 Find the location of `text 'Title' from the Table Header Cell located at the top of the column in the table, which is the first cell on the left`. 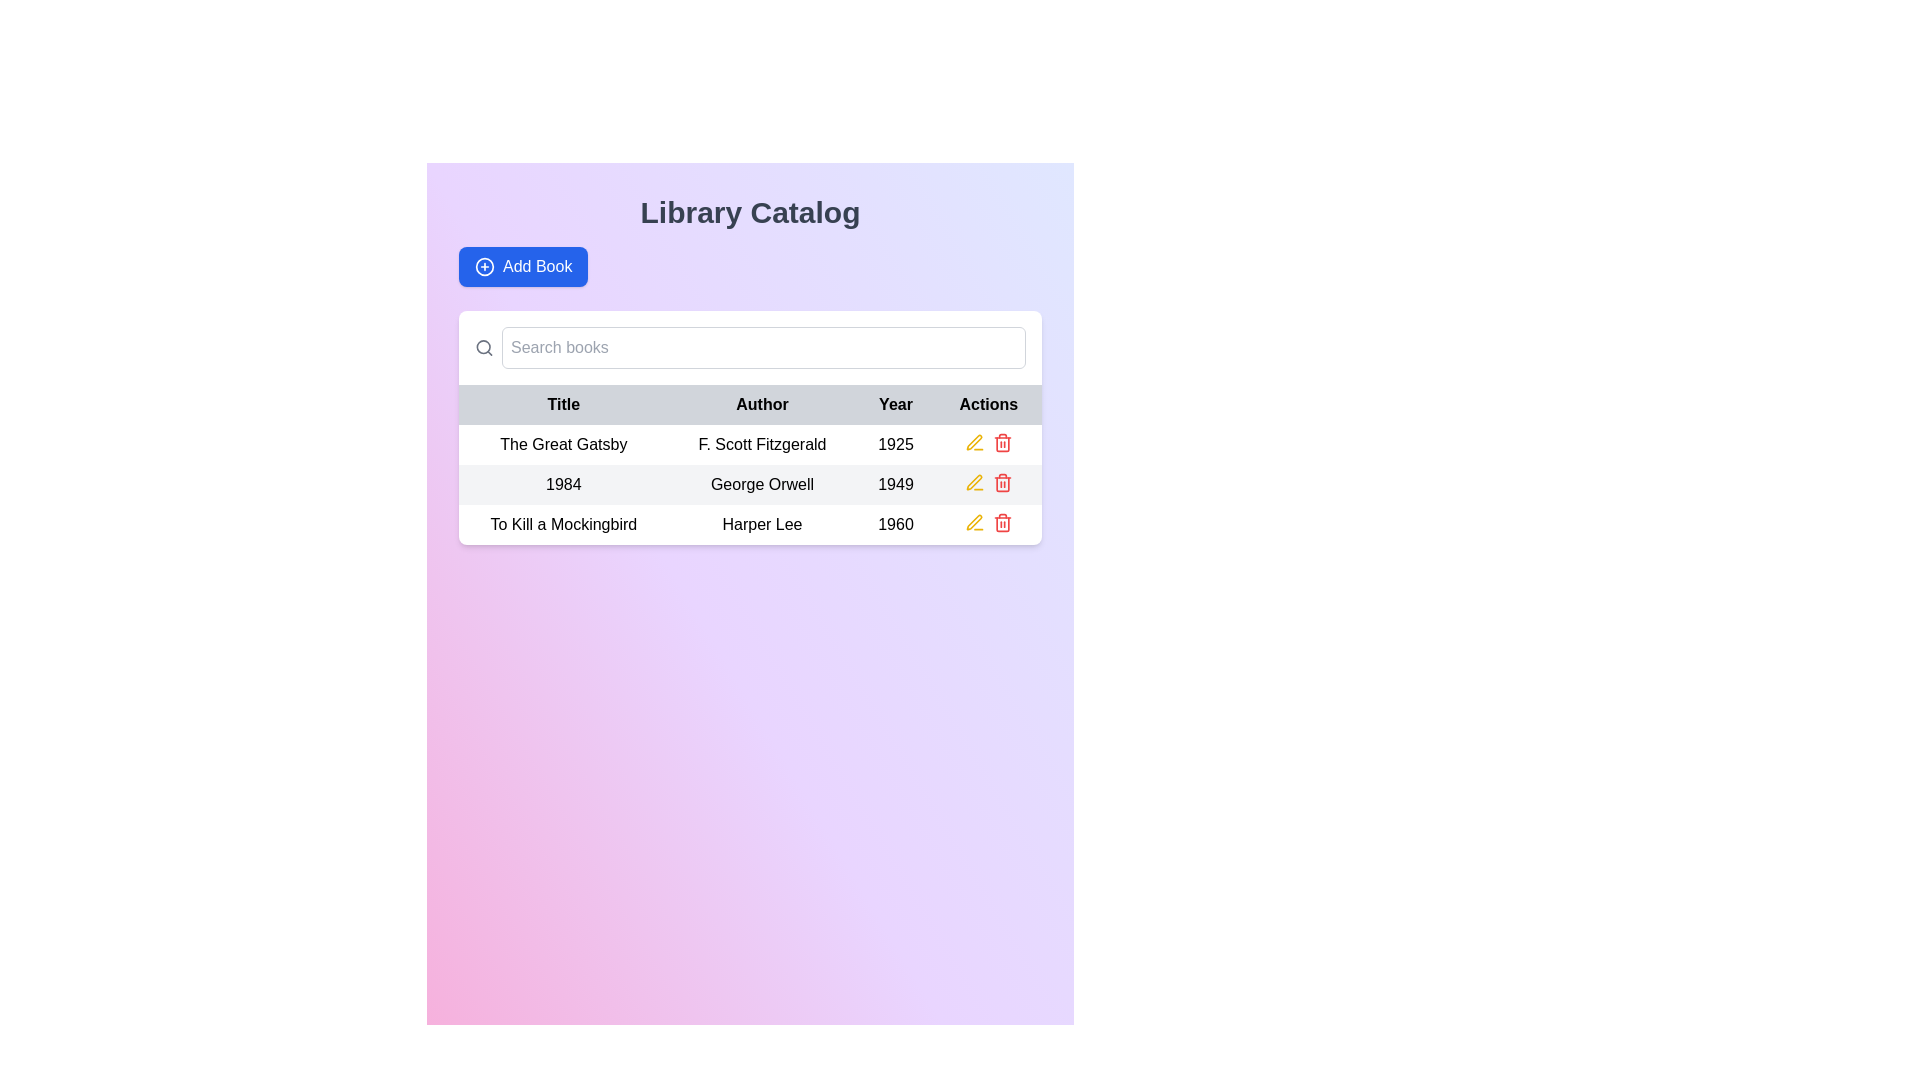

text 'Title' from the Table Header Cell located at the top of the column in the table, which is the first cell on the left is located at coordinates (562, 405).